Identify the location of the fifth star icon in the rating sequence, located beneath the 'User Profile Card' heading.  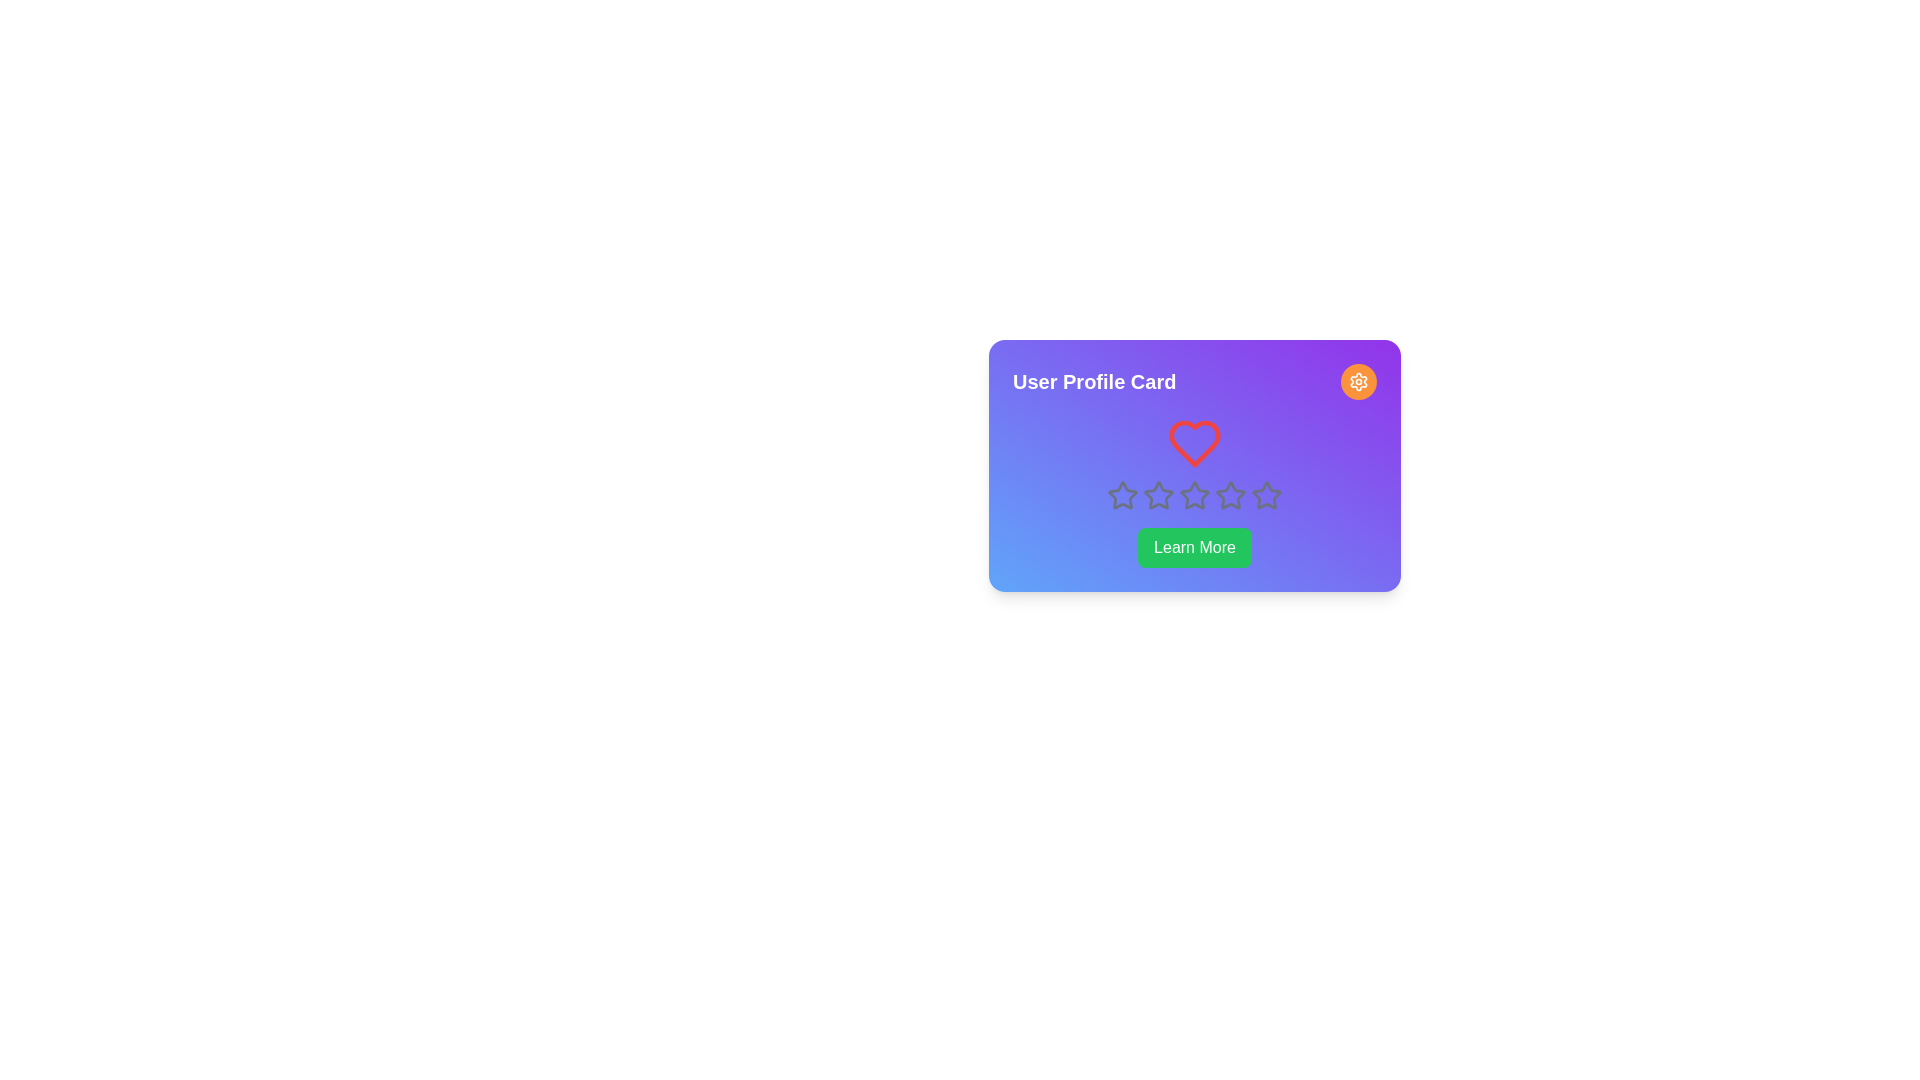
(1266, 495).